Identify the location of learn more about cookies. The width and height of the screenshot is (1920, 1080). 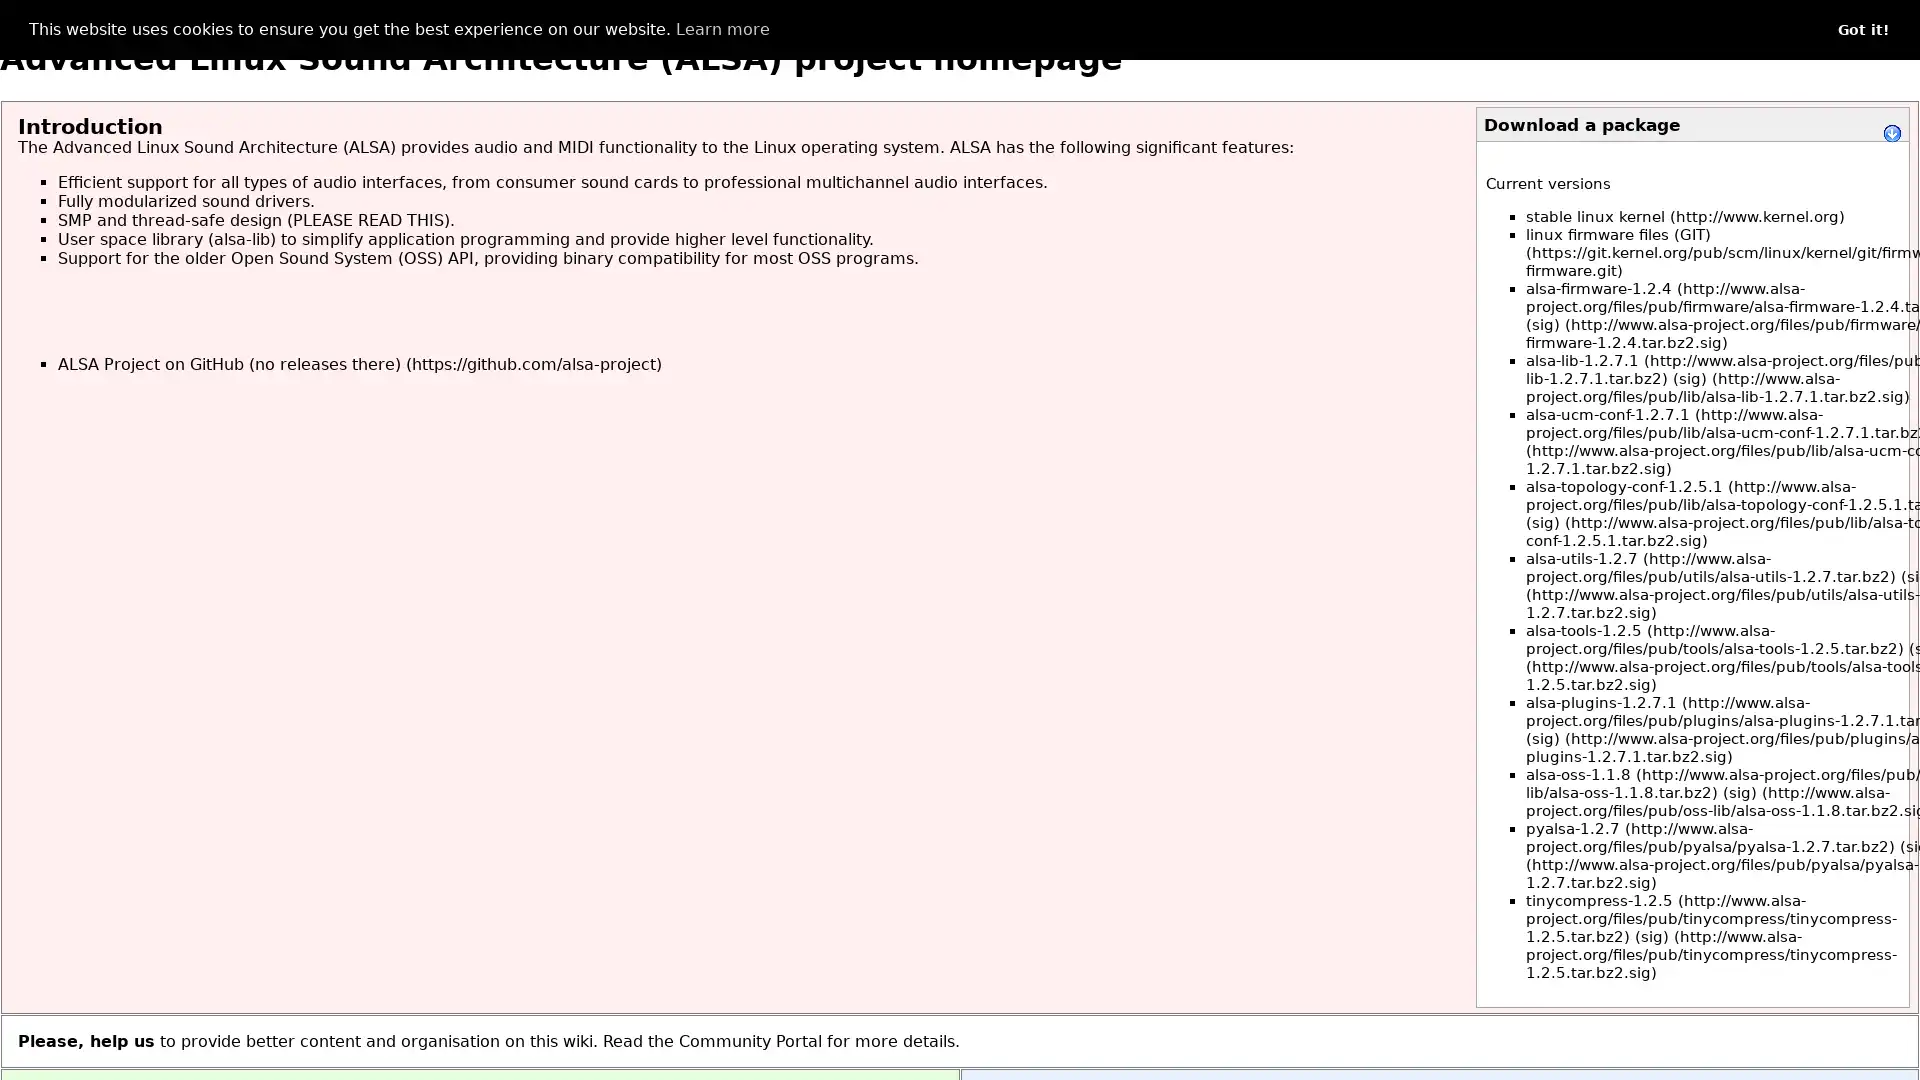
(720, 30).